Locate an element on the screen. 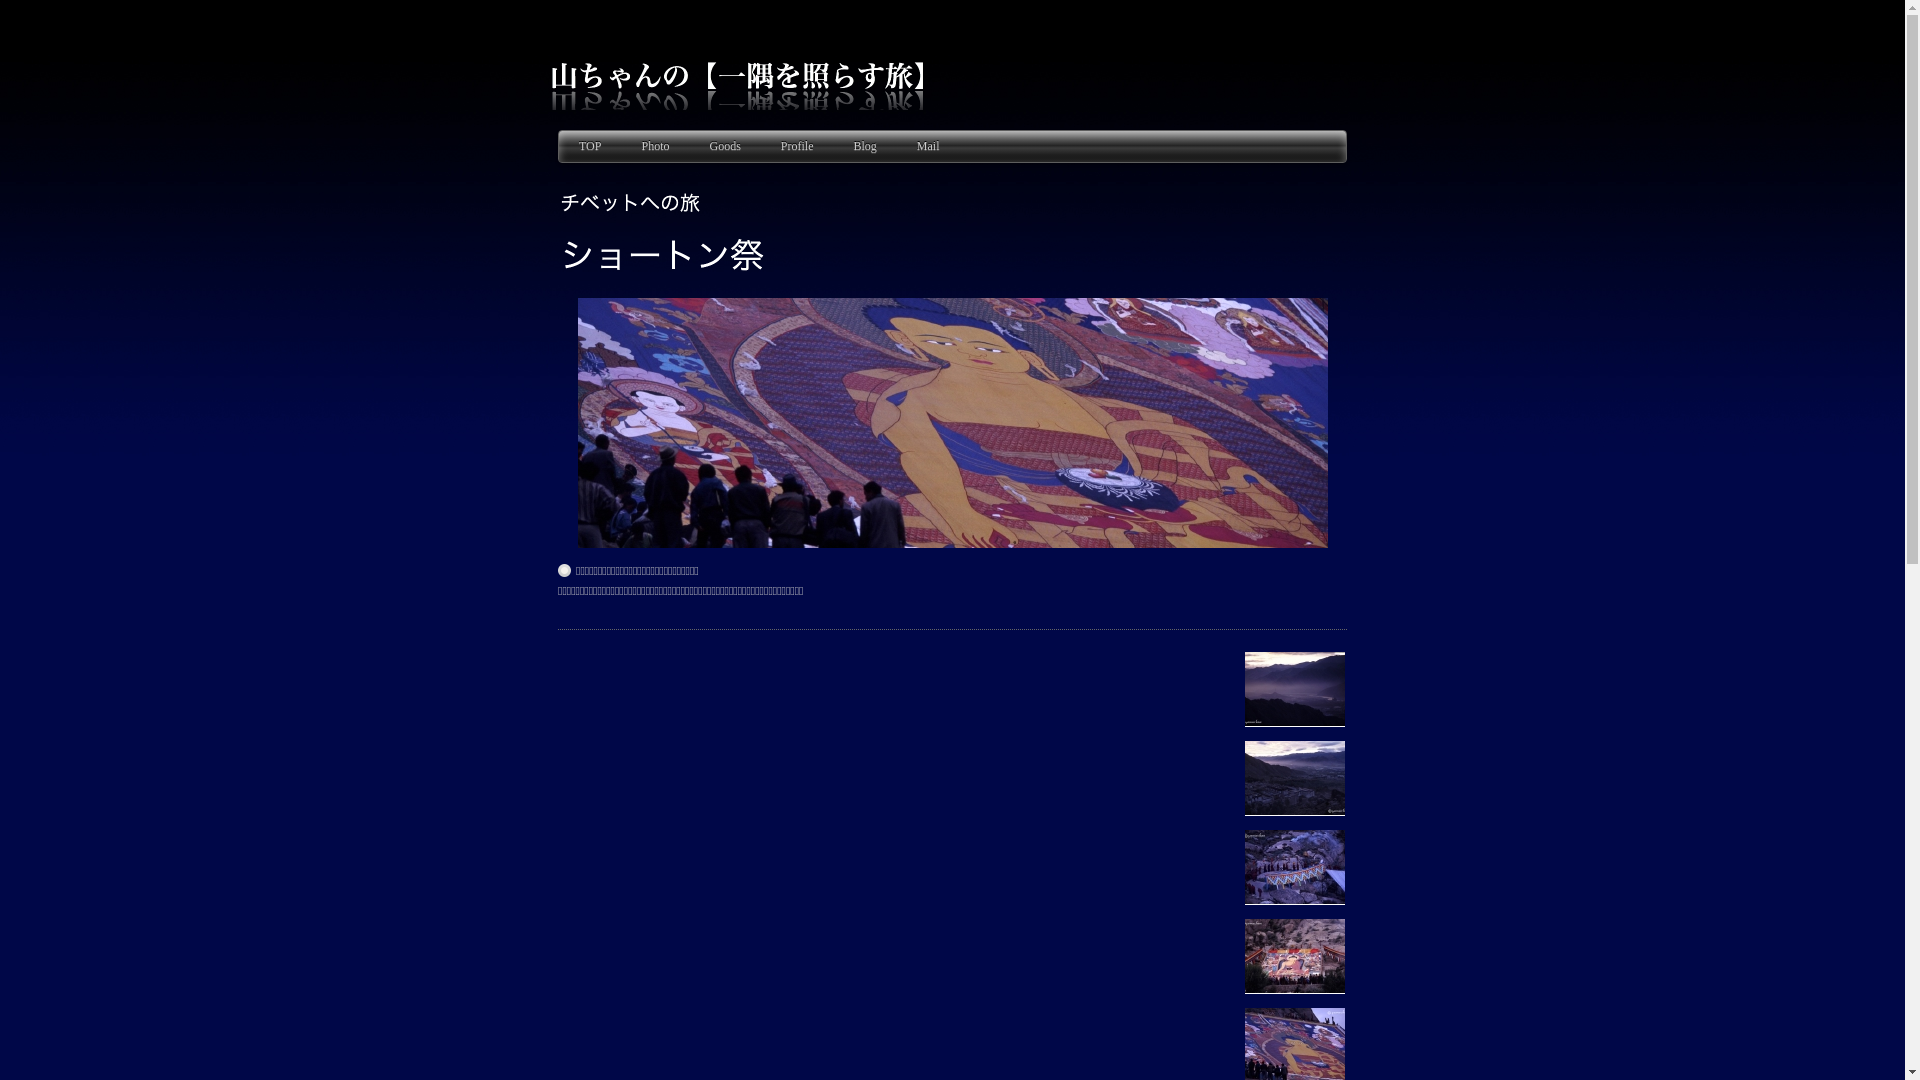 The height and width of the screenshot is (1080, 1920). 'Photo' is located at coordinates (654, 145).